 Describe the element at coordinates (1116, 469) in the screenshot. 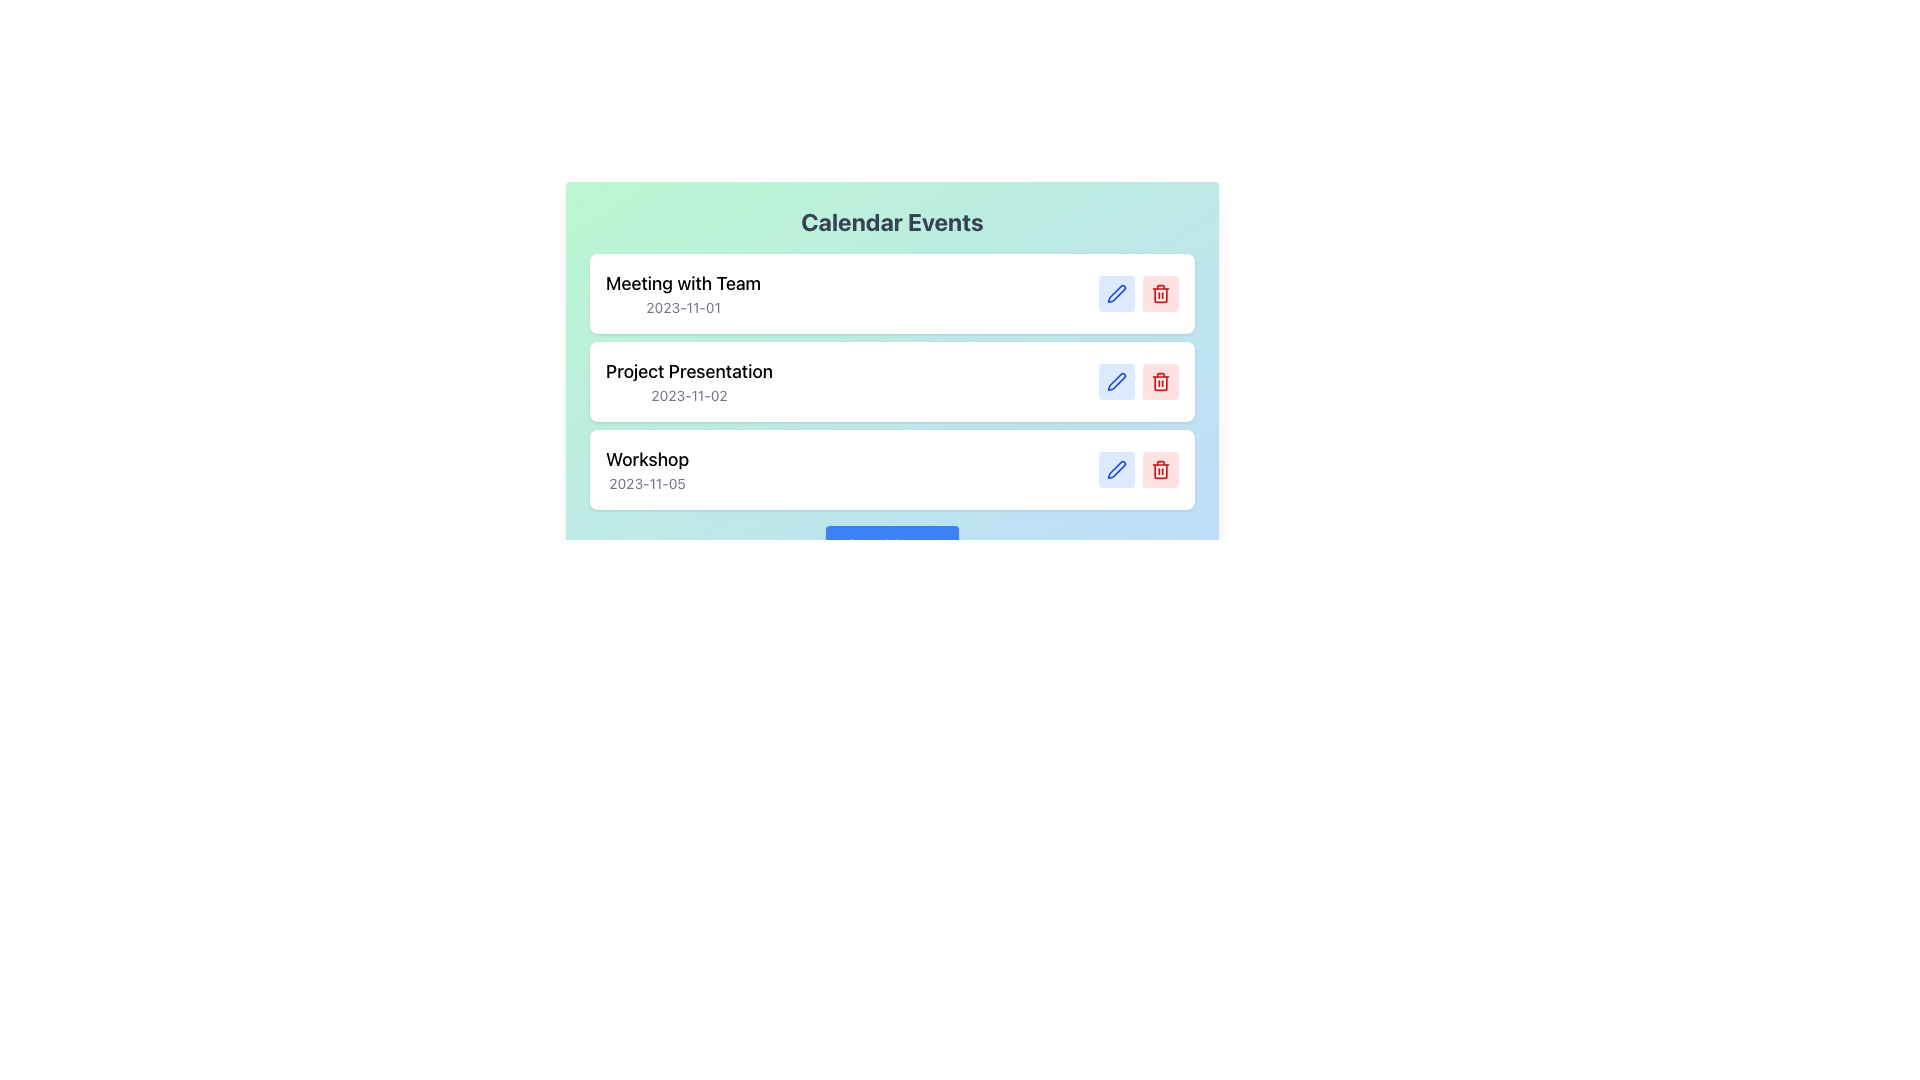

I see `the pen icon within the blue round-cornered button for the 'Workshop' calendar entry` at that location.